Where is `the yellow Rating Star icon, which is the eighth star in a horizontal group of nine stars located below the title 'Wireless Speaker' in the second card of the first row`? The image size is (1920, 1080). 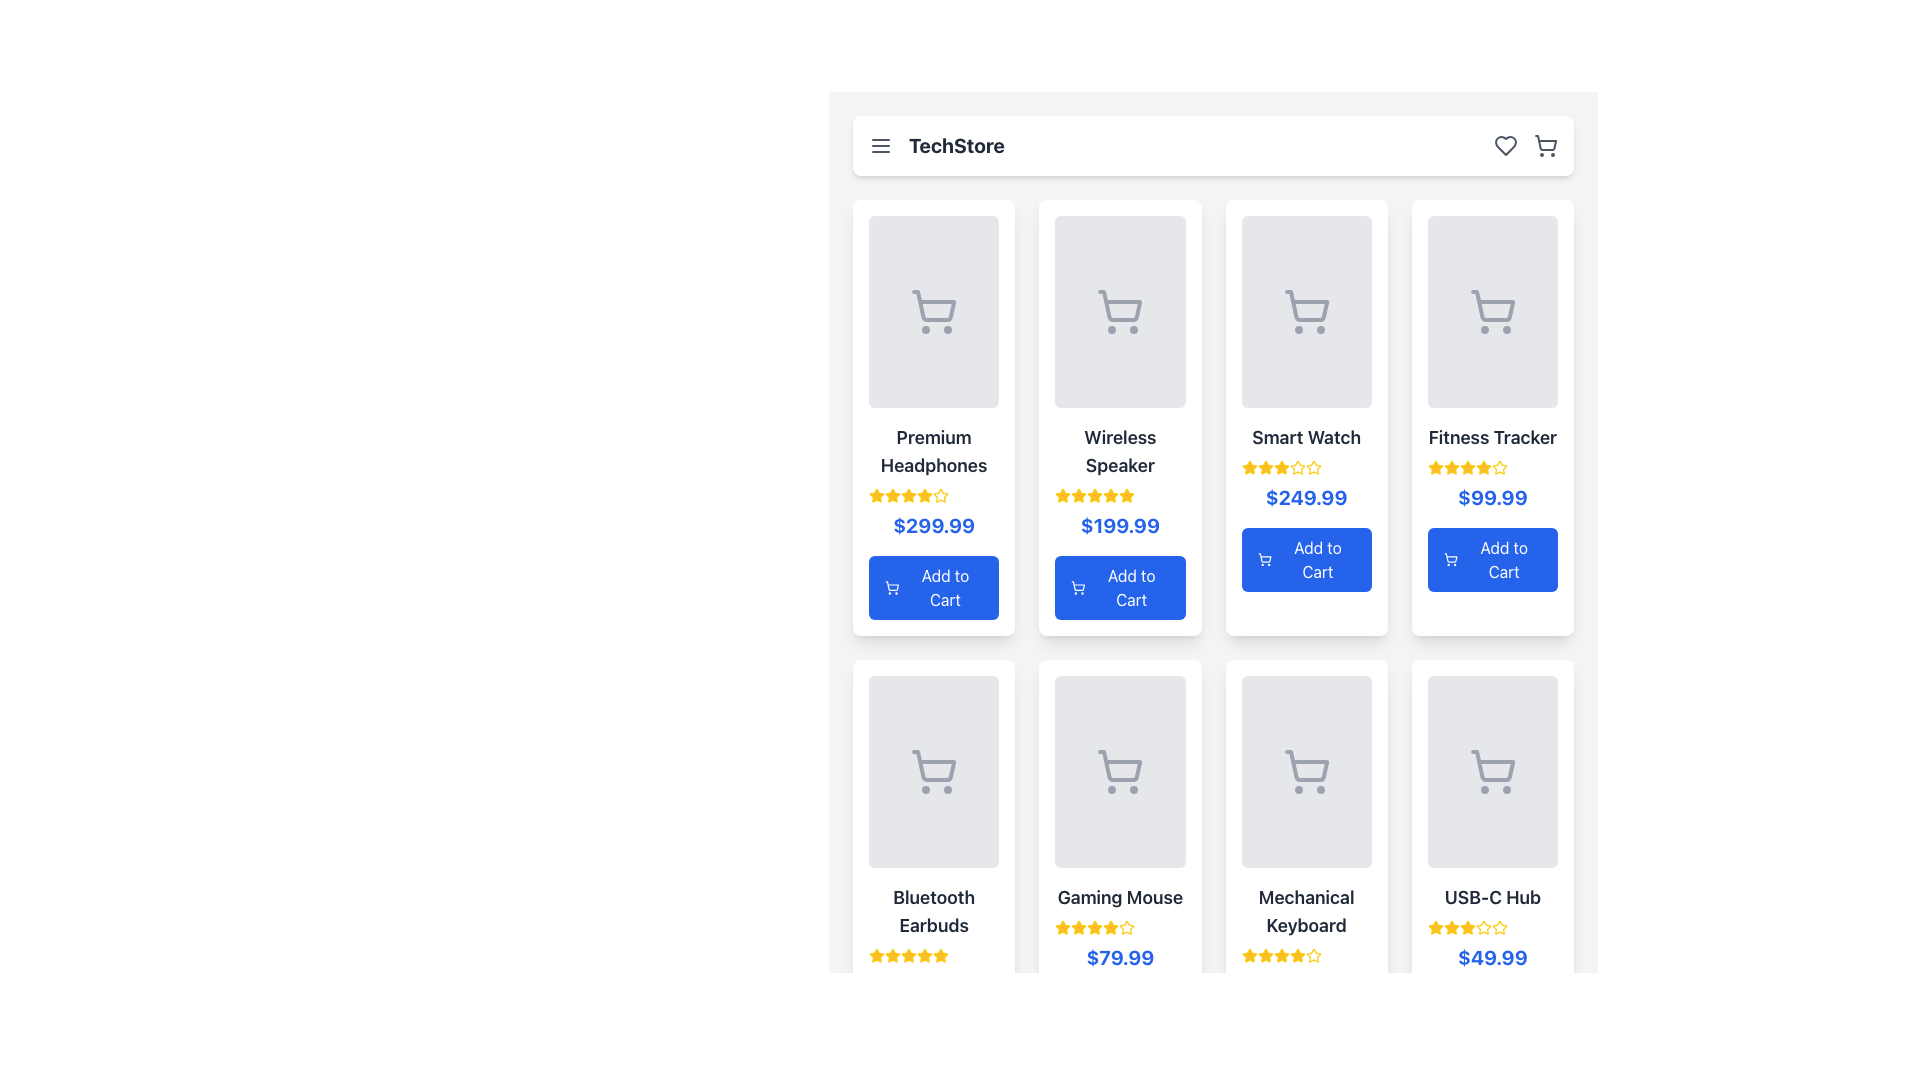
the yellow Rating Star icon, which is the eighth star in a horizontal group of nine stars located below the title 'Wireless Speaker' in the second card of the first row is located at coordinates (1127, 495).